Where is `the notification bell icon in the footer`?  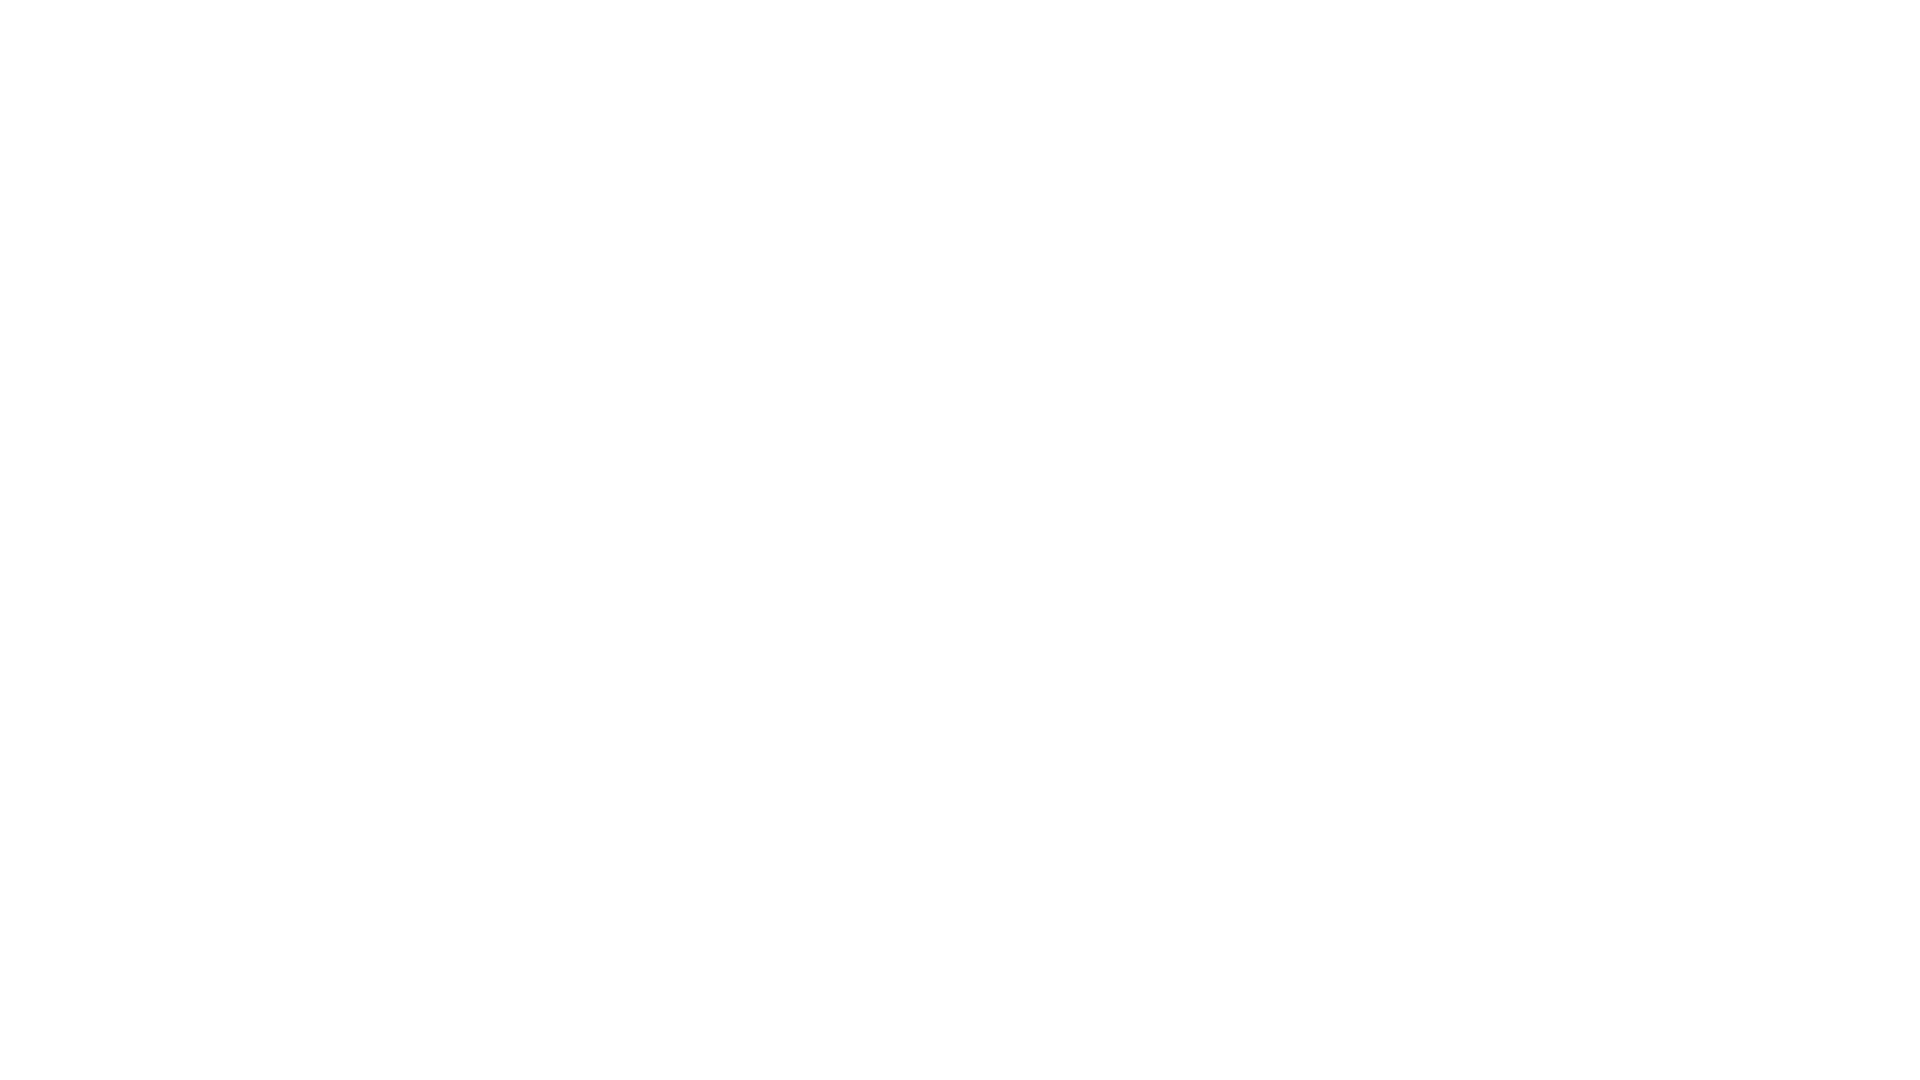 the notification bell icon in the footer is located at coordinates (1848, 898).